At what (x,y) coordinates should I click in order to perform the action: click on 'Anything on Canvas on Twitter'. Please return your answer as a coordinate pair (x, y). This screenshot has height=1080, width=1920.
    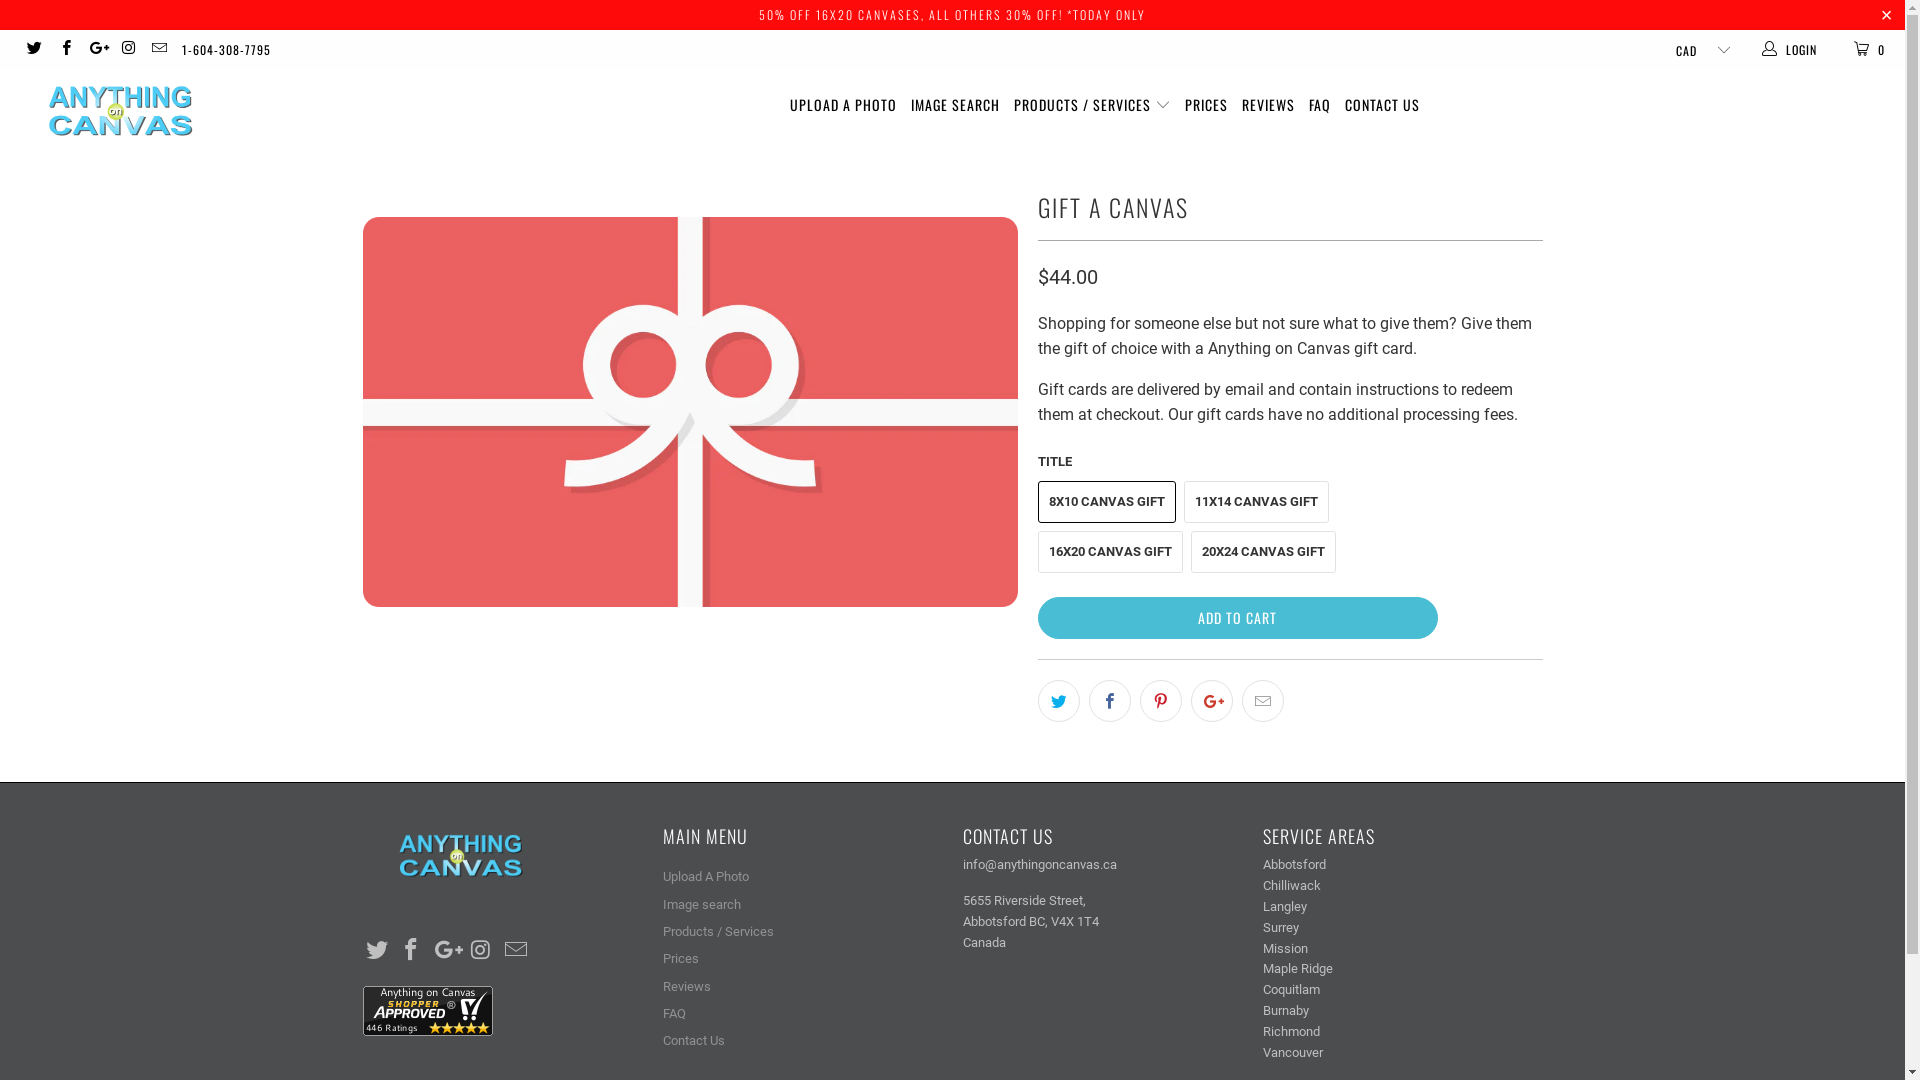
    Looking at the image, I should click on (33, 49).